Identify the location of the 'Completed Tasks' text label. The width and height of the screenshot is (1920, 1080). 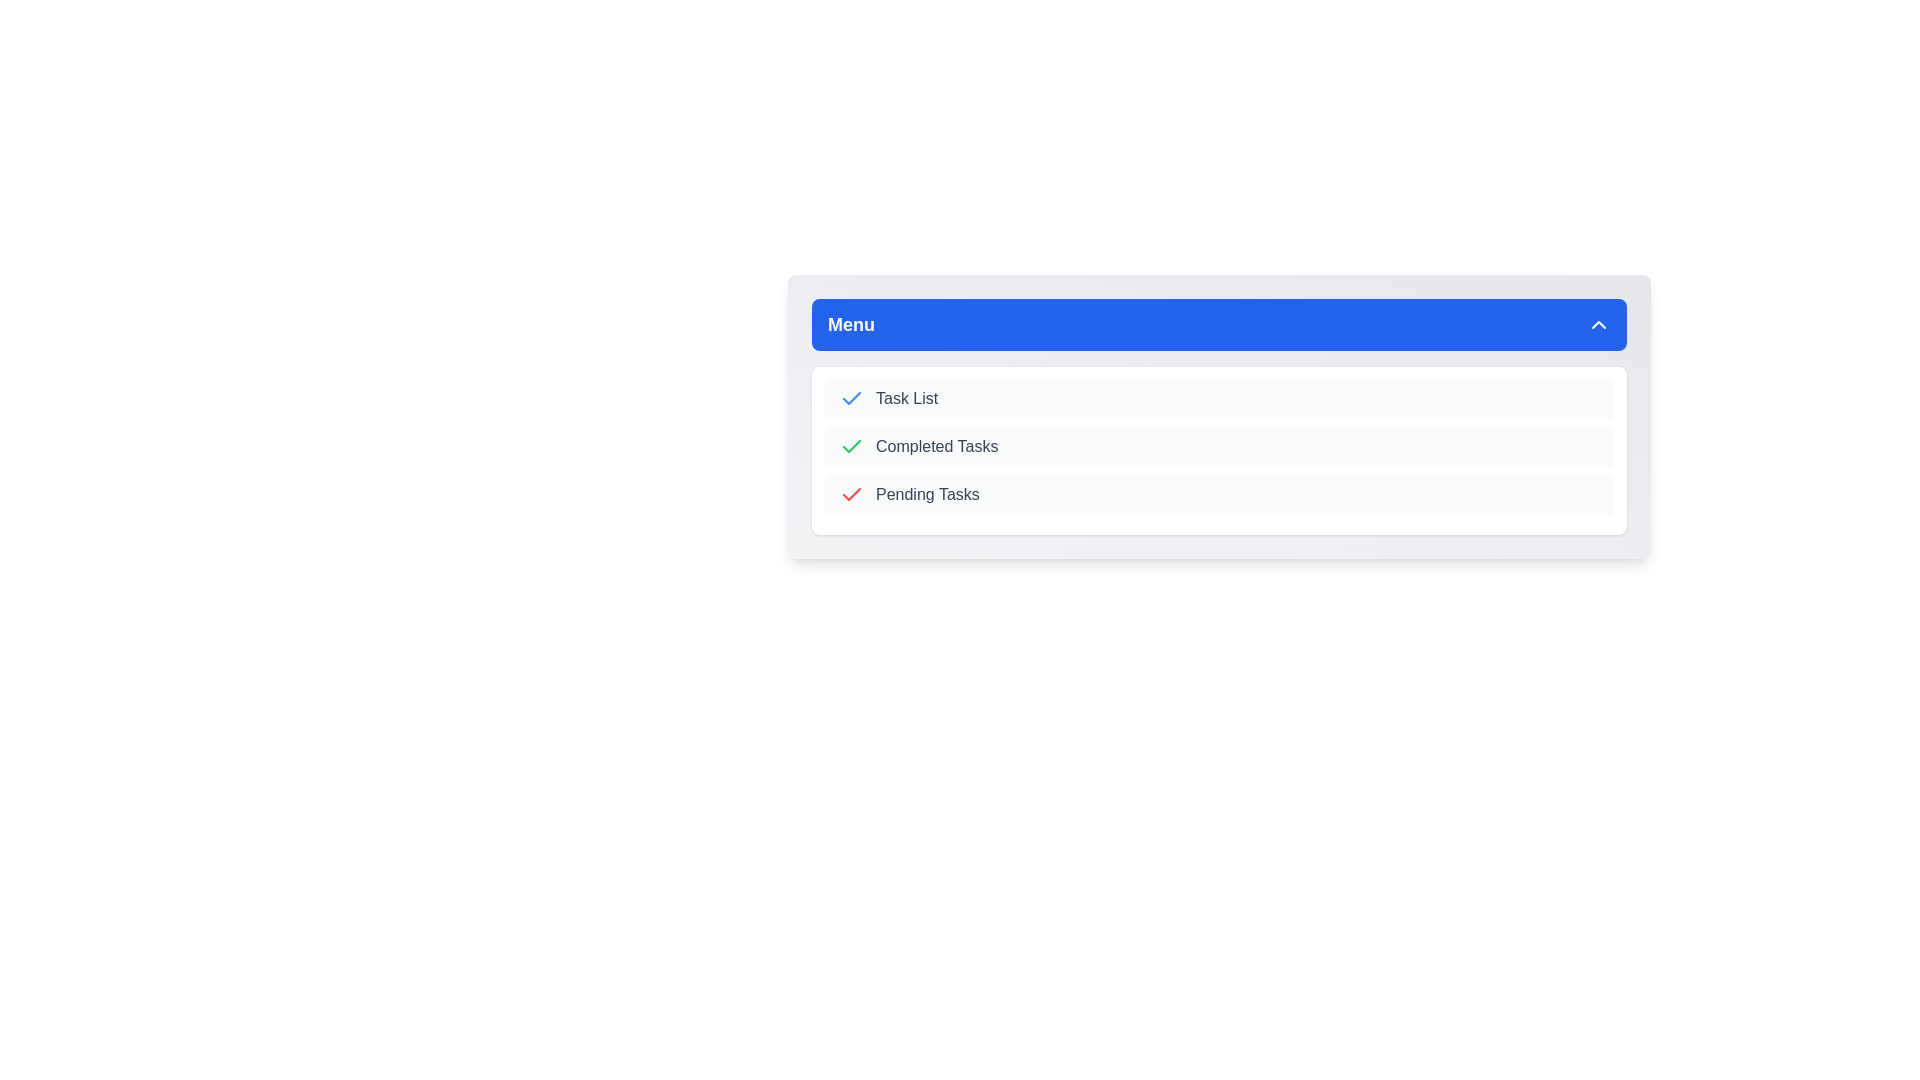
(936, 446).